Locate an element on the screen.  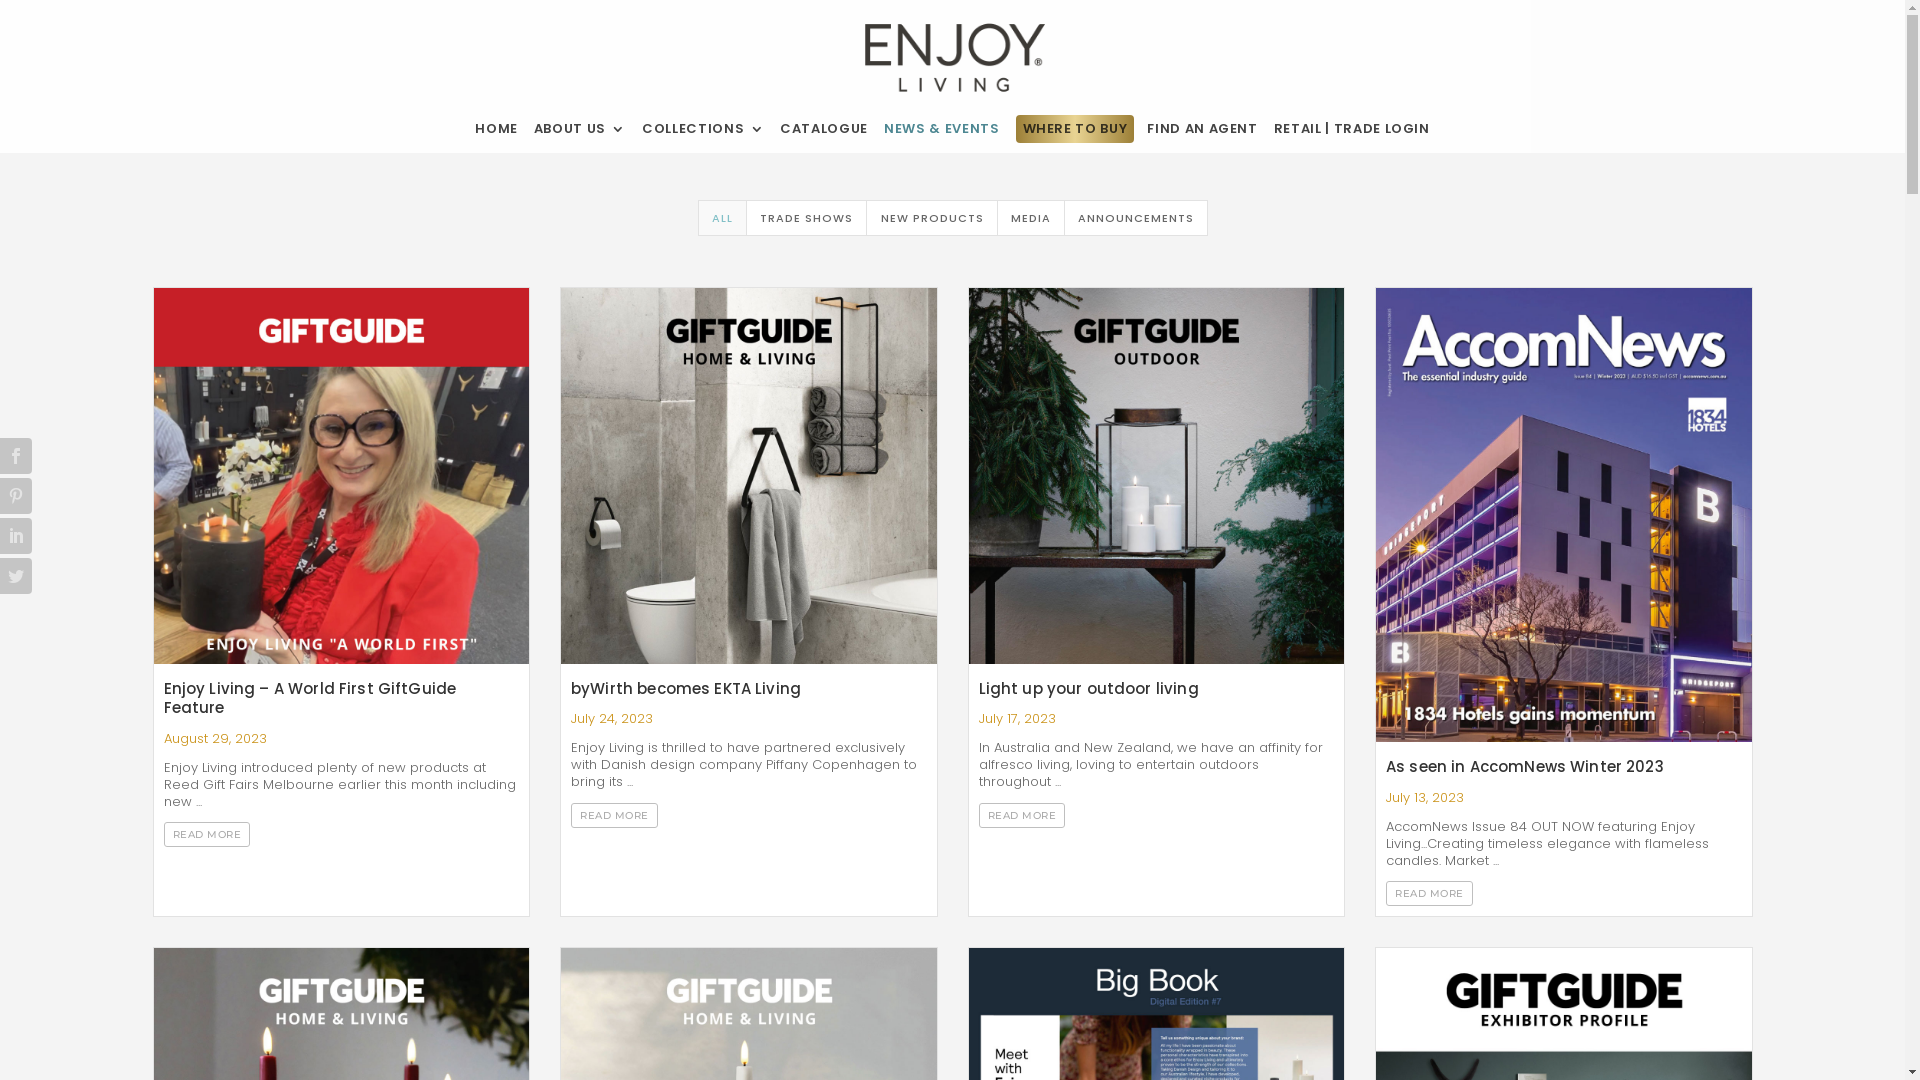
'READ MORE' is located at coordinates (978, 815).